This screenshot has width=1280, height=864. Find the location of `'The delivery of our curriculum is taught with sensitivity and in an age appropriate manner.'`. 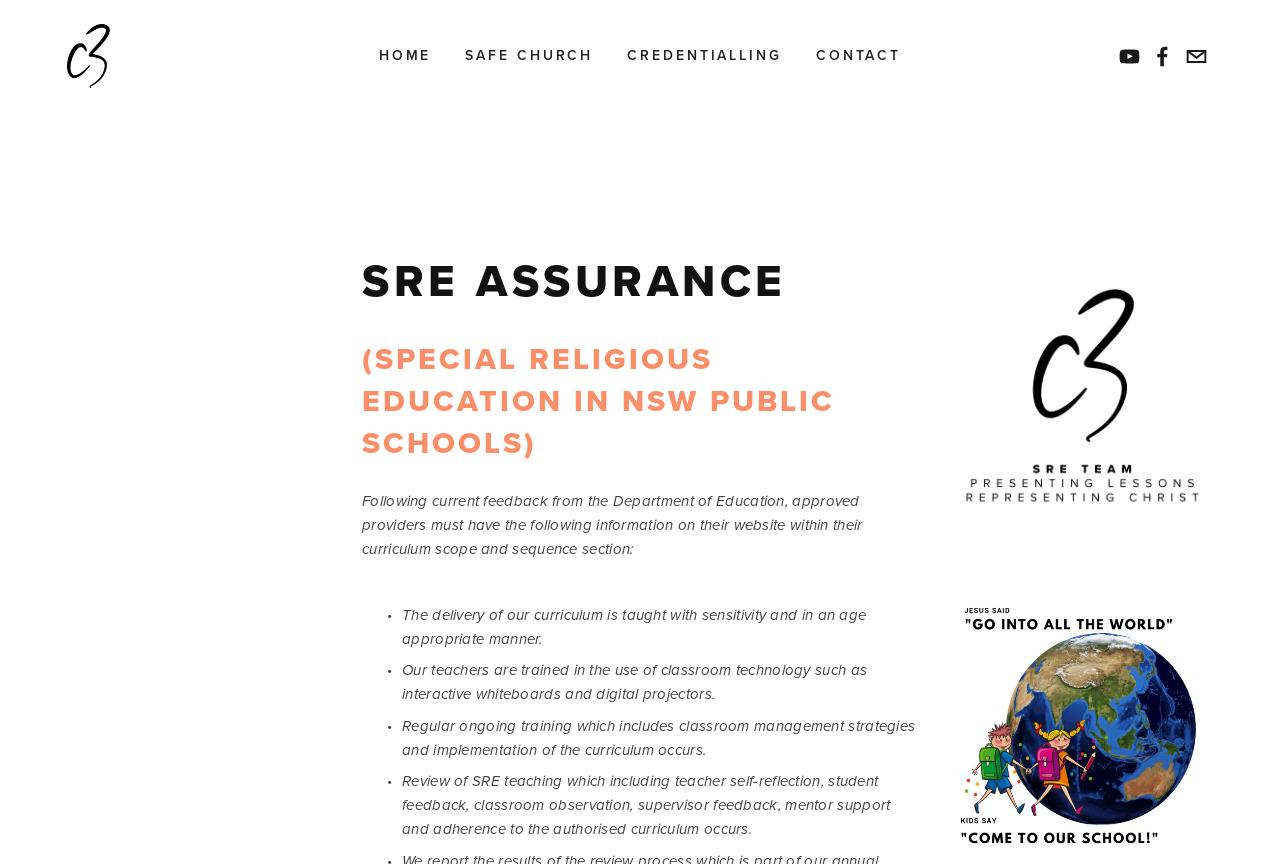

'The delivery of our curriculum is taught with sensitivity and in an age appropriate manner.' is located at coordinates (635, 624).